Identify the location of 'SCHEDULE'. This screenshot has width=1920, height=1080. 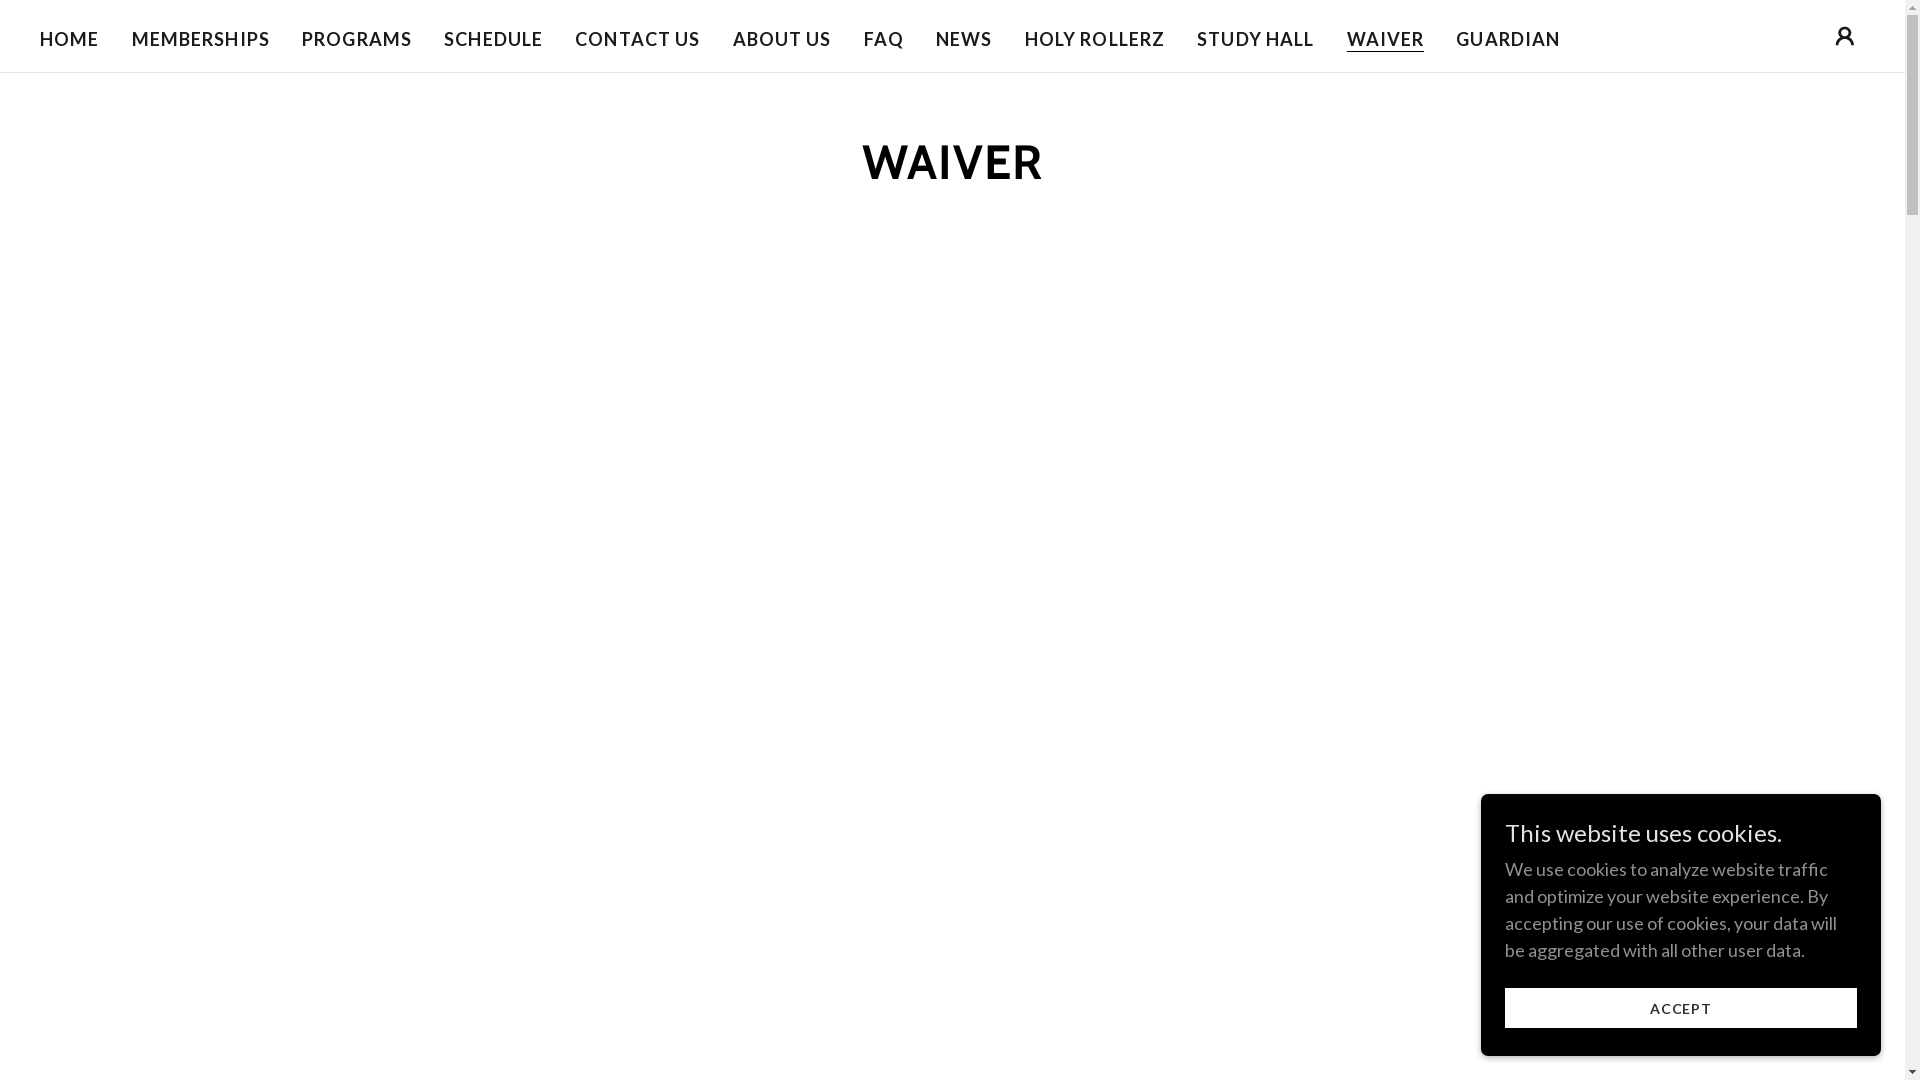
(493, 38).